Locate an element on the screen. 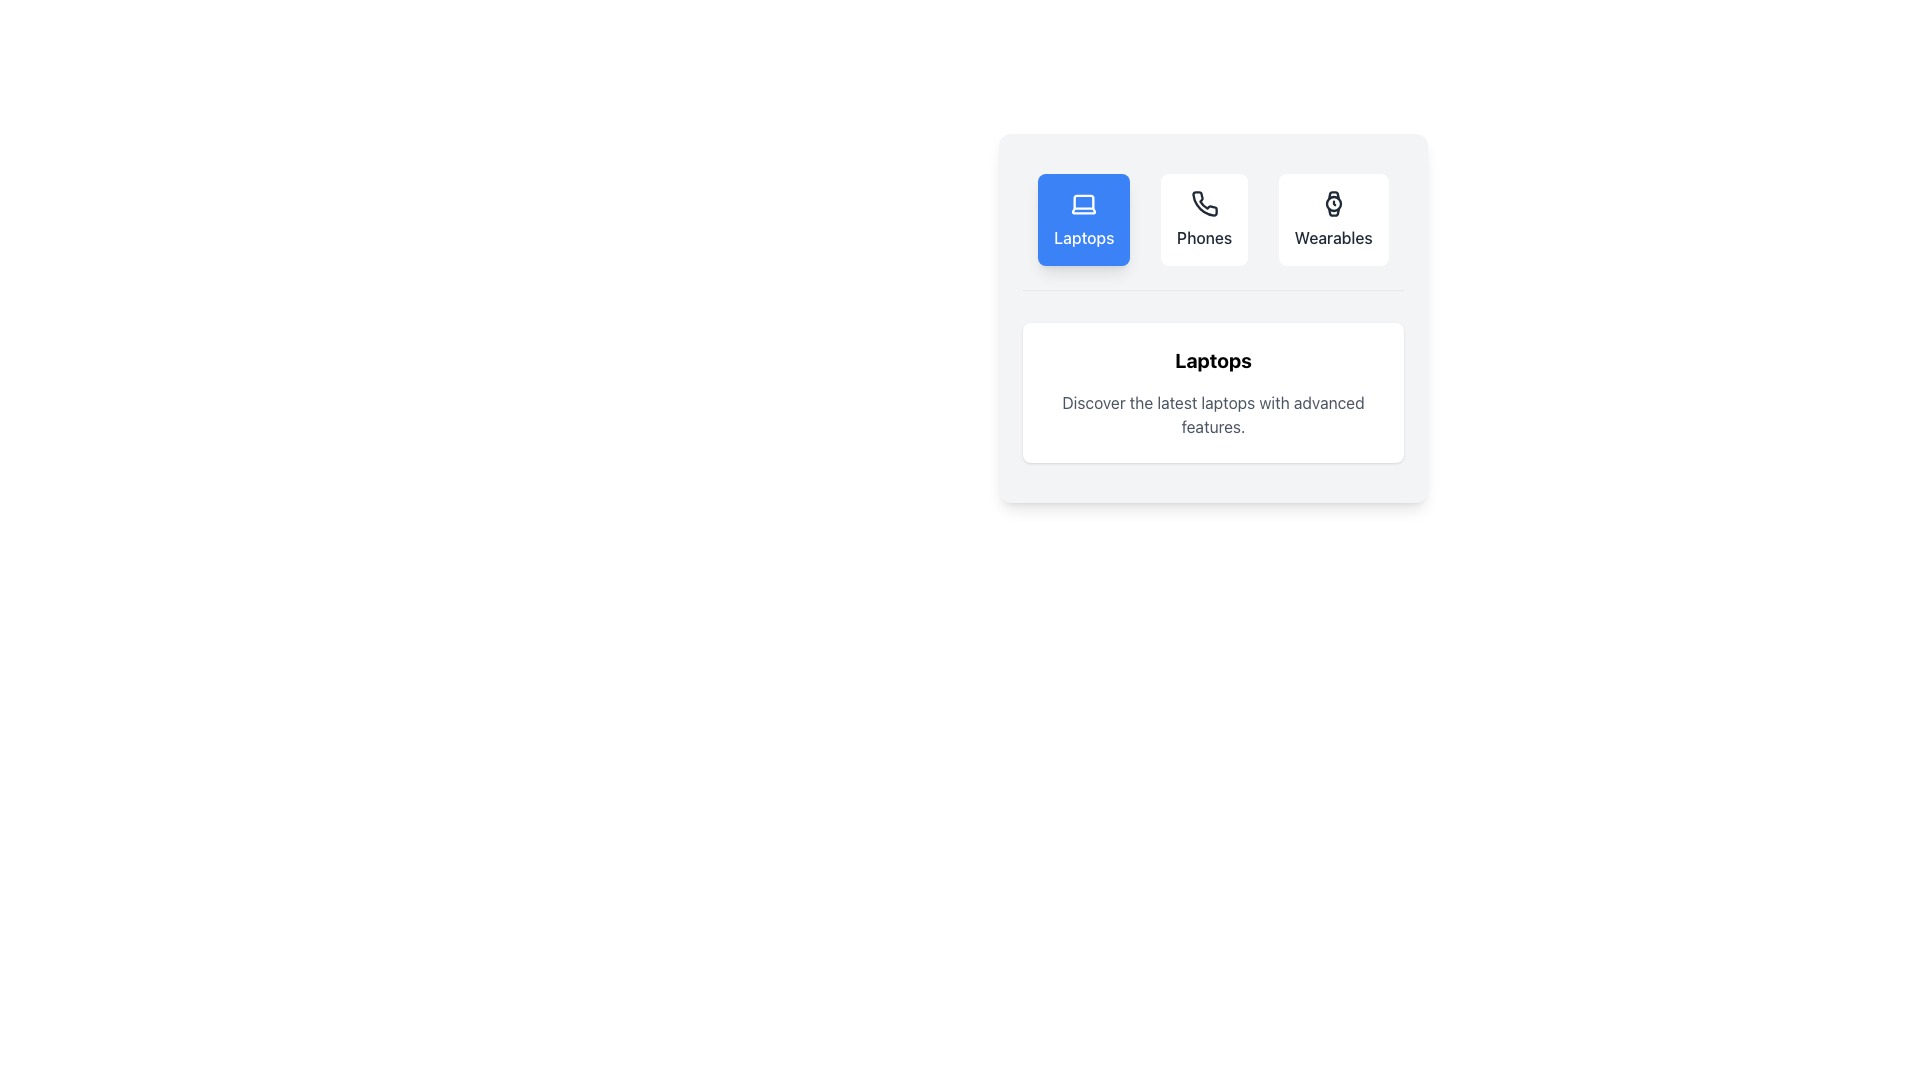 The width and height of the screenshot is (1920, 1080). the compact, dark-colored watch icon located at the top of the 'Wearables' section is located at coordinates (1333, 204).